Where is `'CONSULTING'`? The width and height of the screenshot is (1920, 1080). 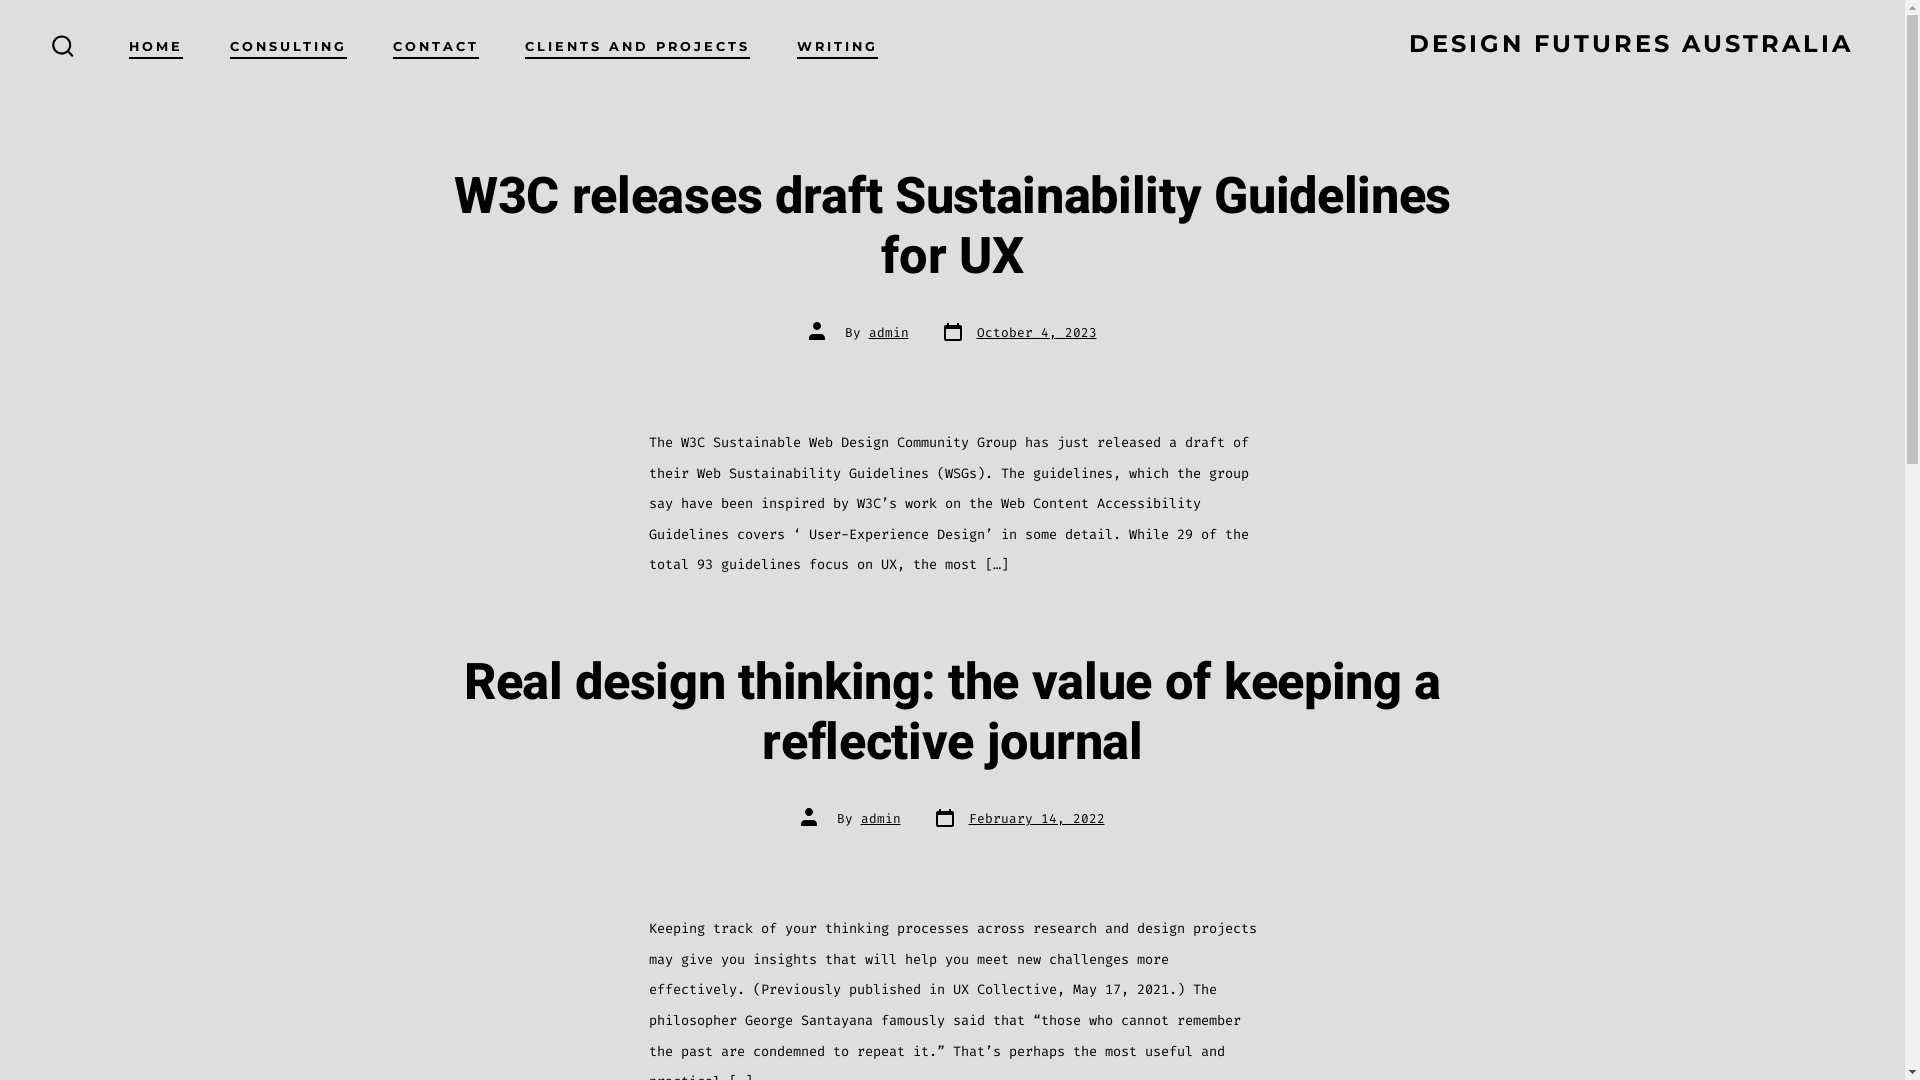
'CONSULTING' is located at coordinates (287, 46).